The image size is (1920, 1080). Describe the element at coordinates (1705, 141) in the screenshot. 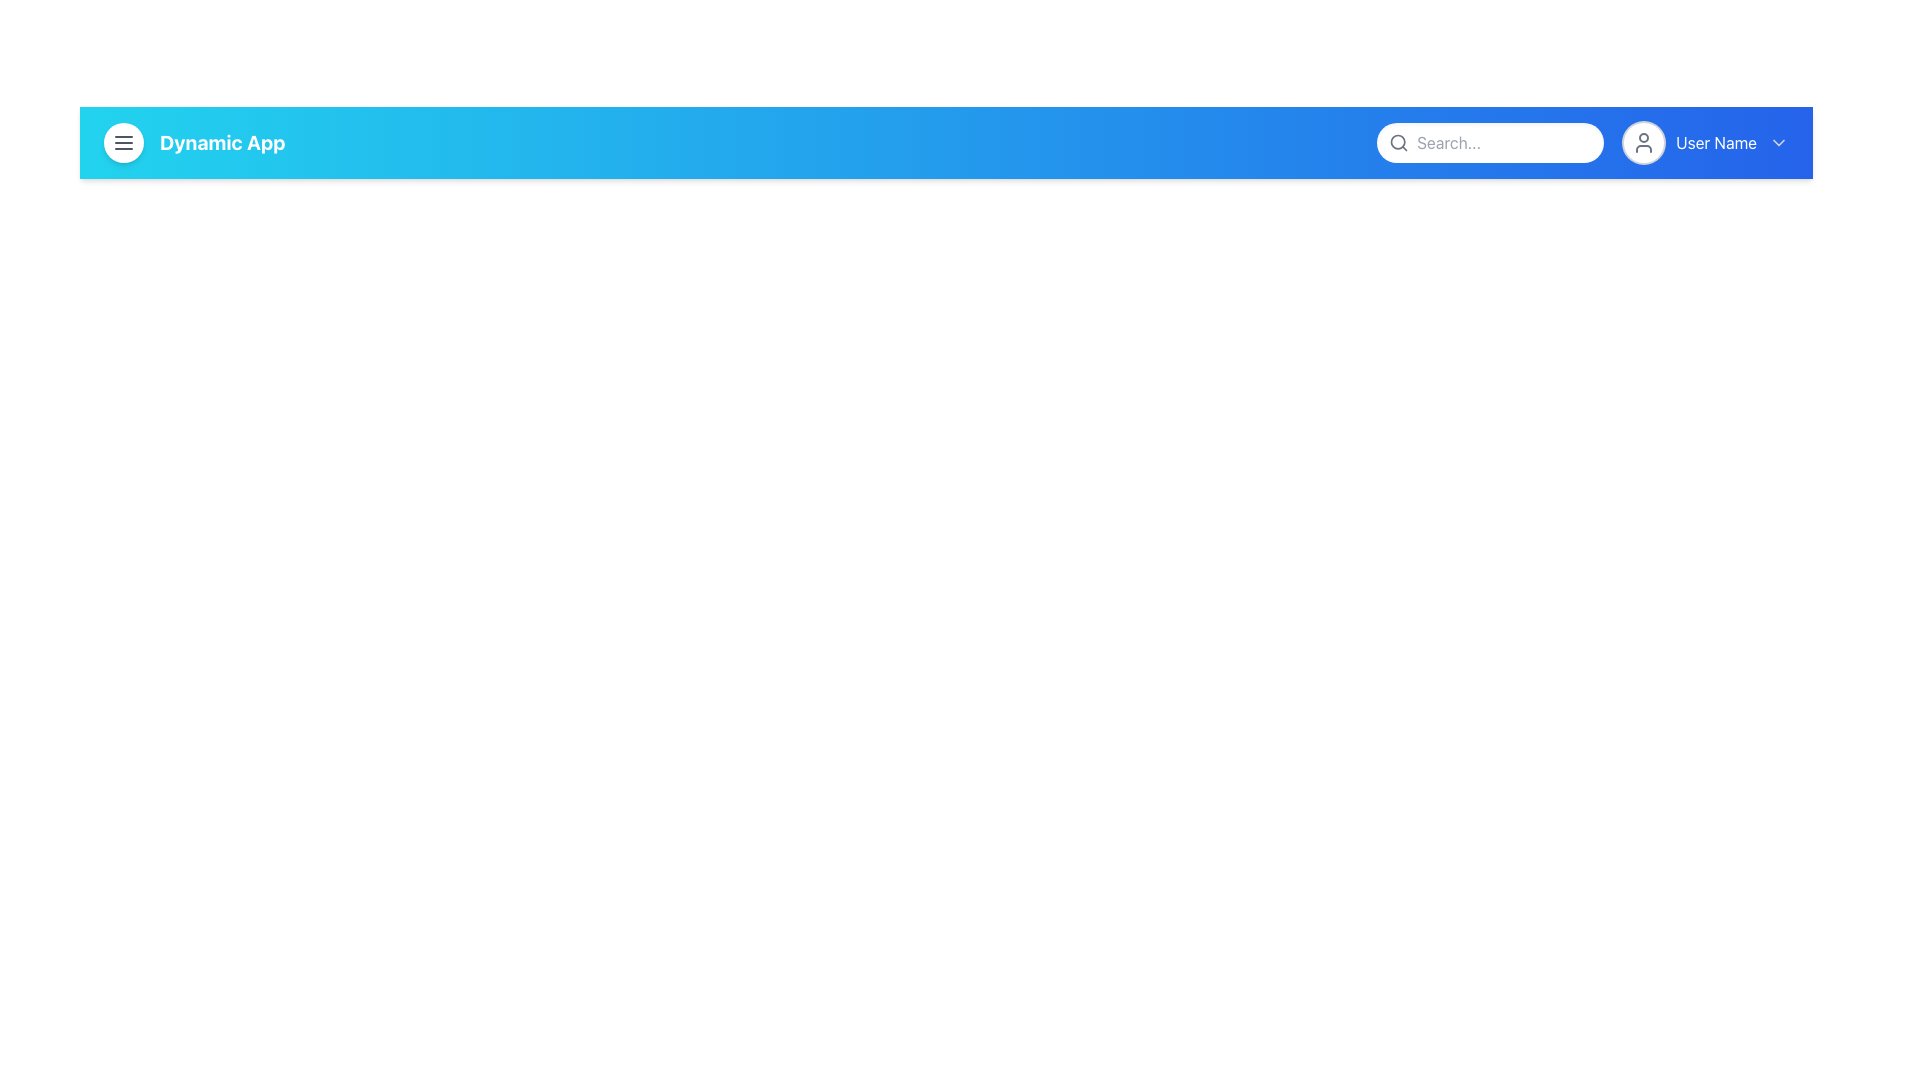

I see `the Profile menu toggle located on the far-right of the header bar` at that location.